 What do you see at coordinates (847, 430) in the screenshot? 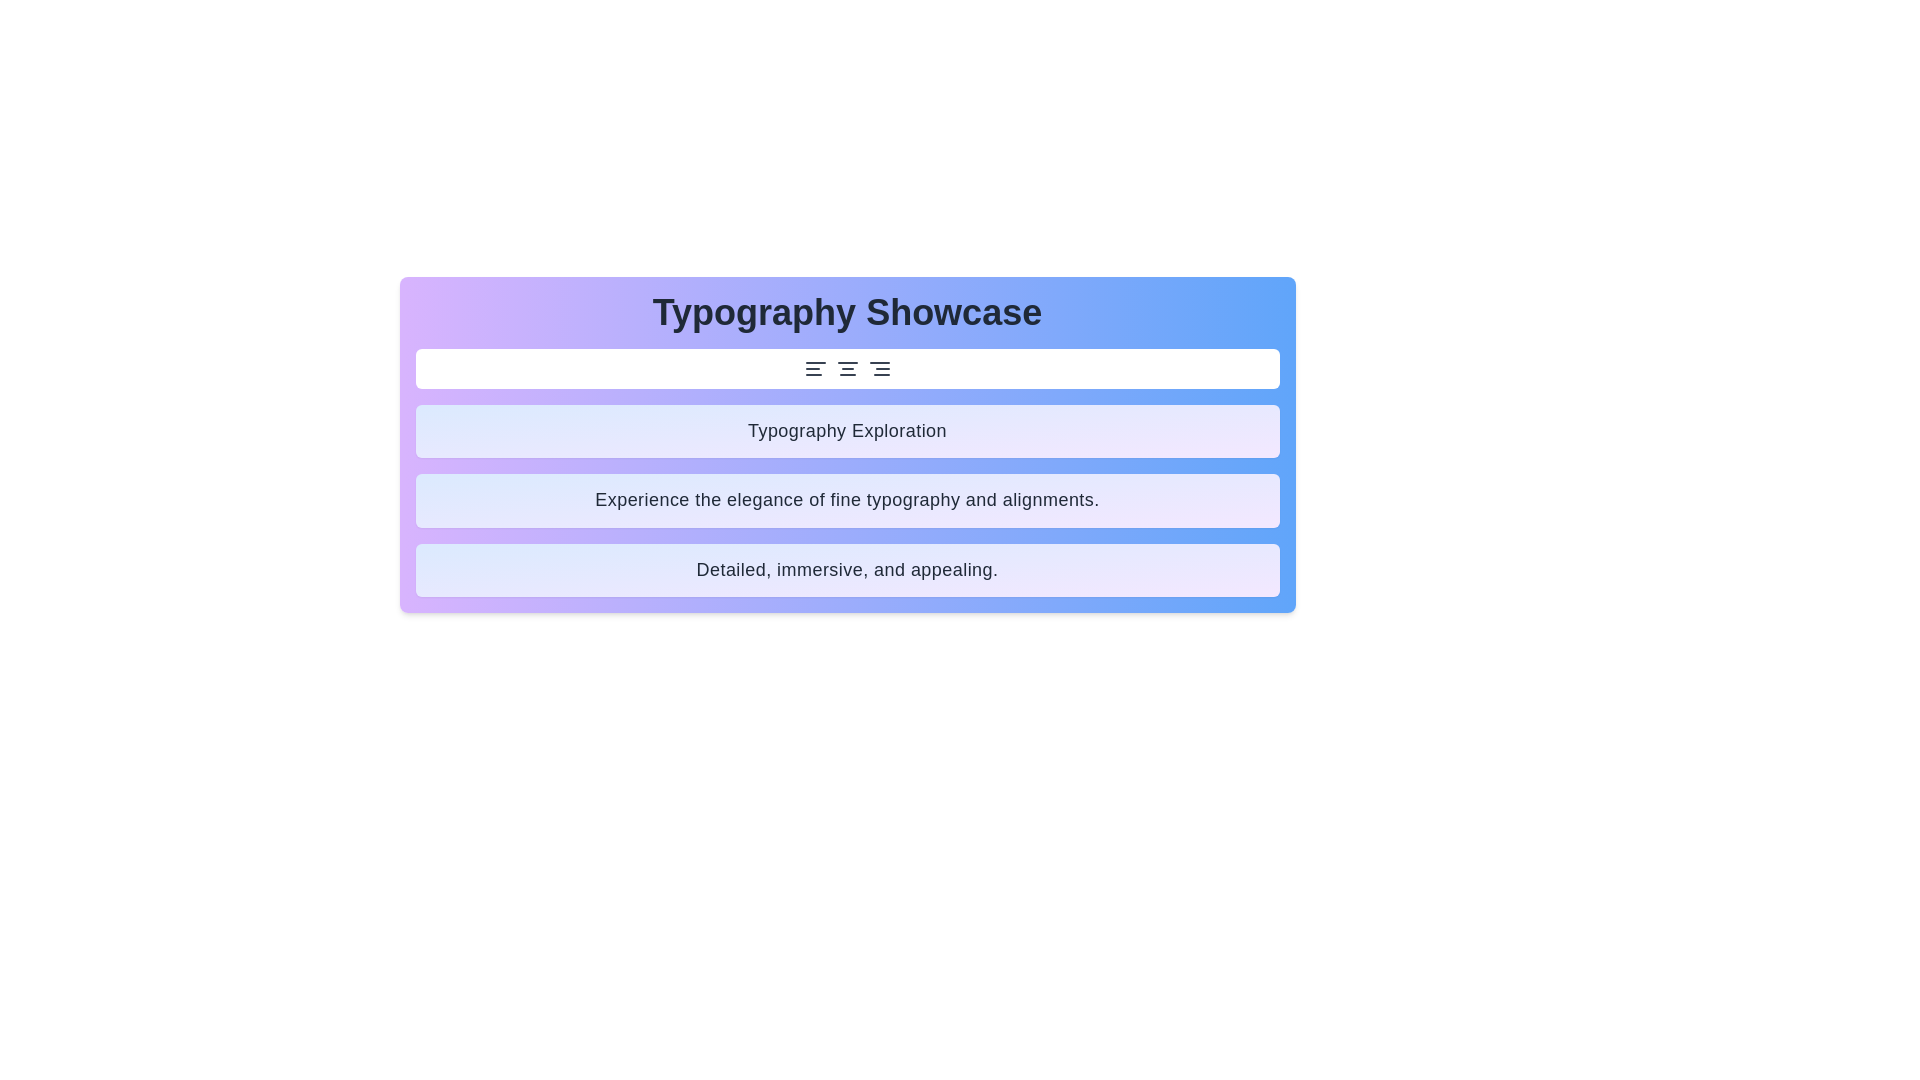
I see `the Text block titled 'Typography Exploration', which serves as a headline introducing a section with styled background` at bounding box center [847, 430].